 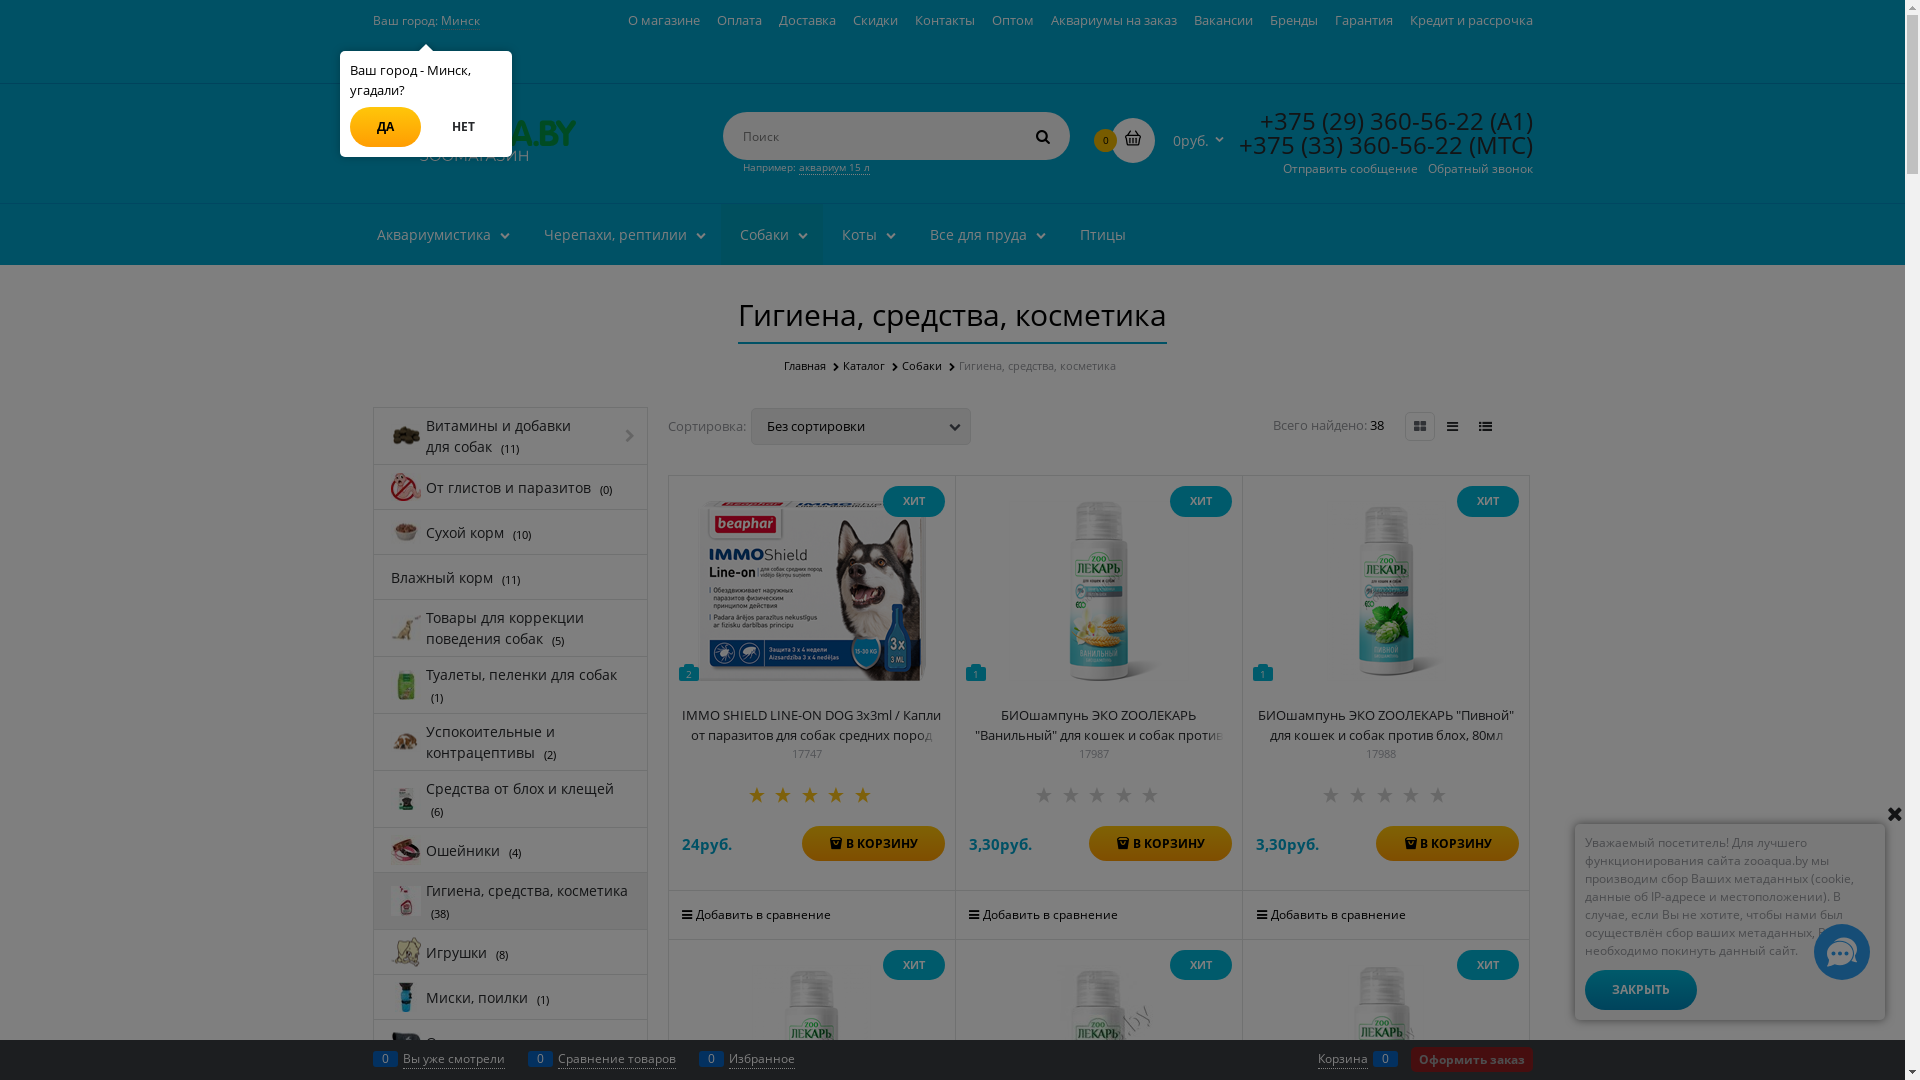 I want to click on '0', so click(x=1132, y=139).